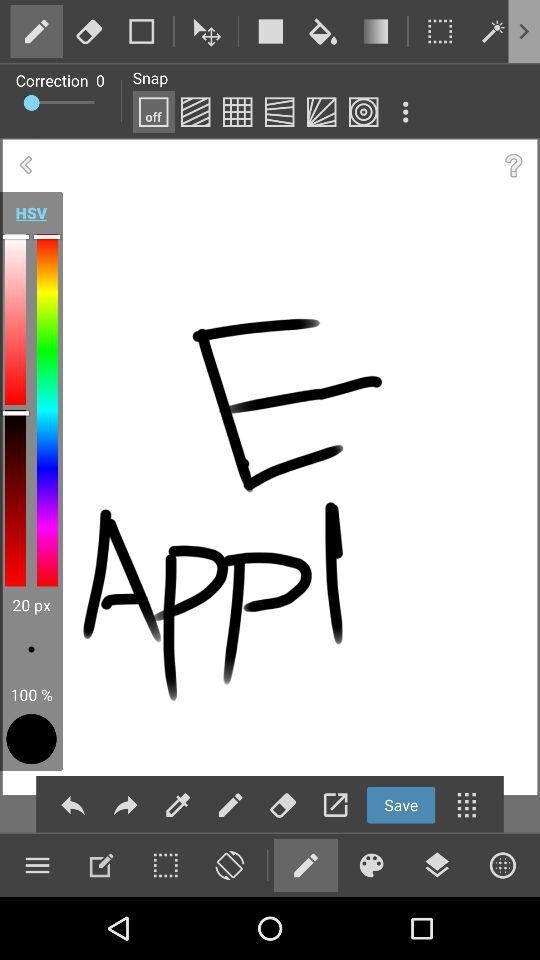 Image resolution: width=540 pixels, height=960 pixels. Describe the element at coordinates (100, 864) in the screenshot. I see `sittings` at that location.